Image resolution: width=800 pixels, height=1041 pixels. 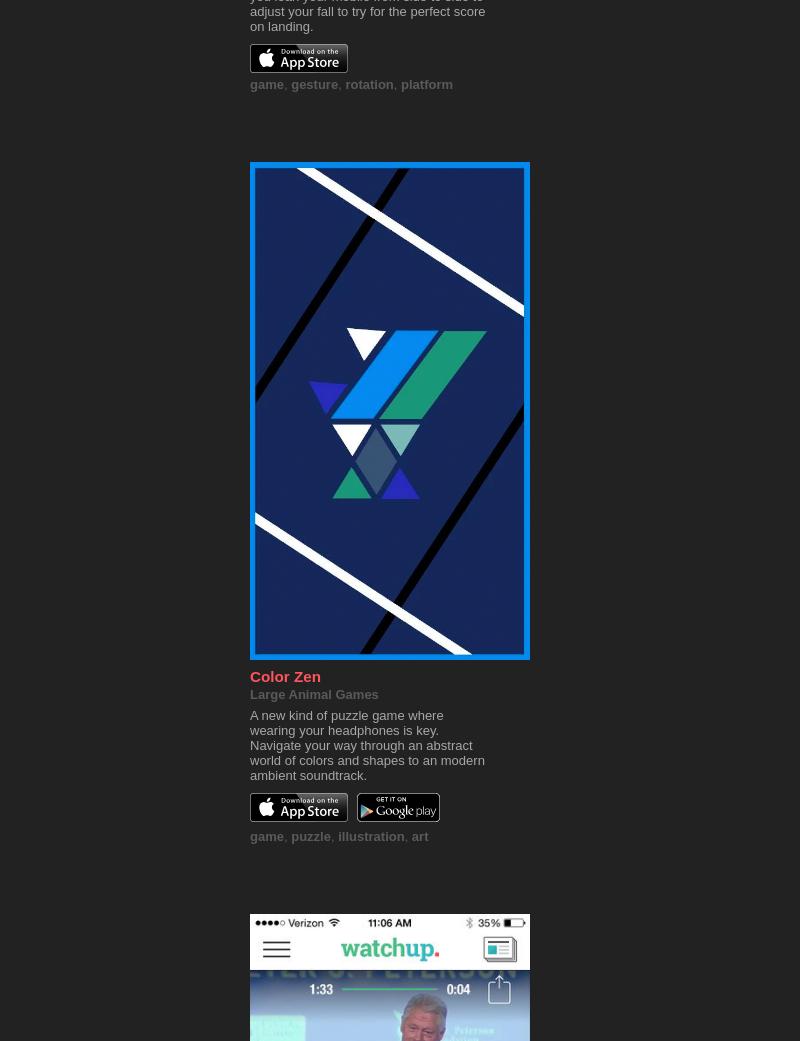 What do you see at coordinates (426, 83) in the screenshot?
I see `'platform'` at bounding box center [426, 83].